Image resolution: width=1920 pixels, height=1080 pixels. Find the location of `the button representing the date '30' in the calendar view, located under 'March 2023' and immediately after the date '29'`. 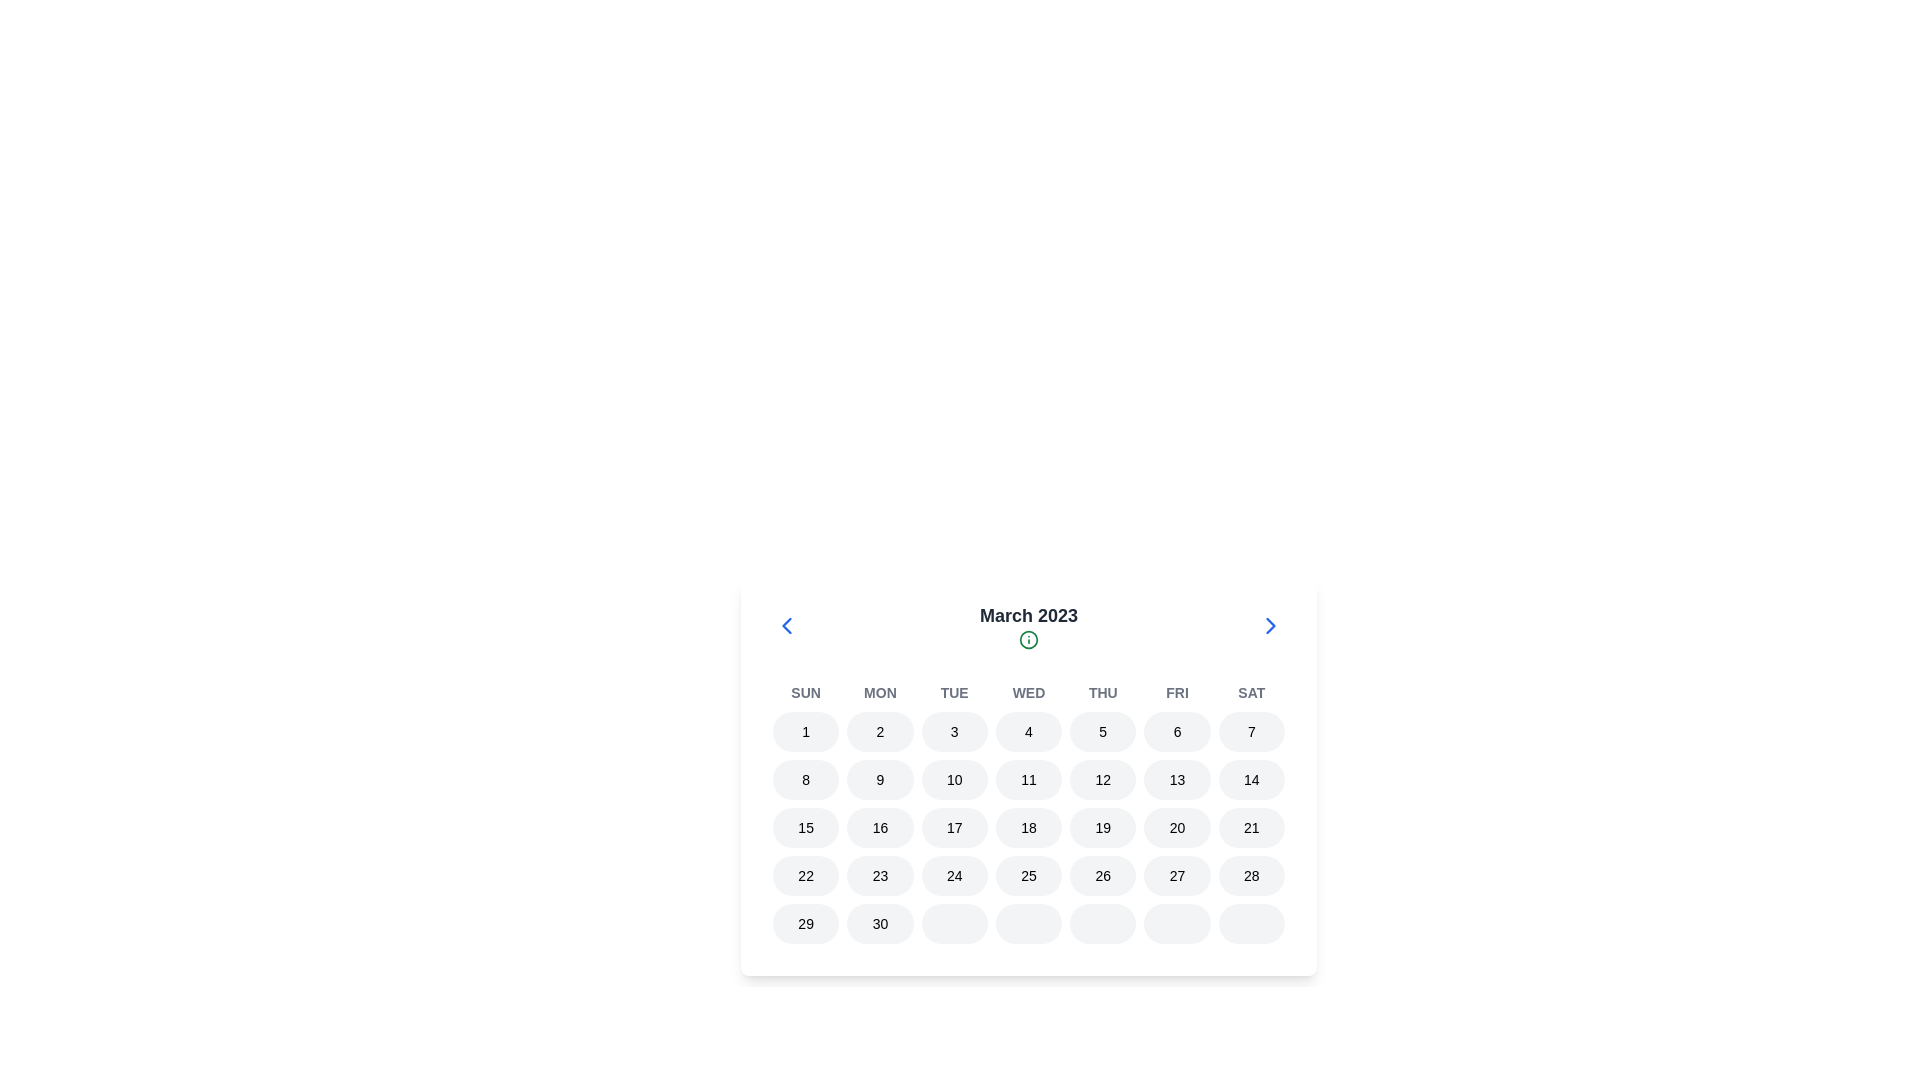

the button representing the date '30' in the calendar view, located under 'March 2023' and immediately after the date '29' is located at coordinates (880, 924).